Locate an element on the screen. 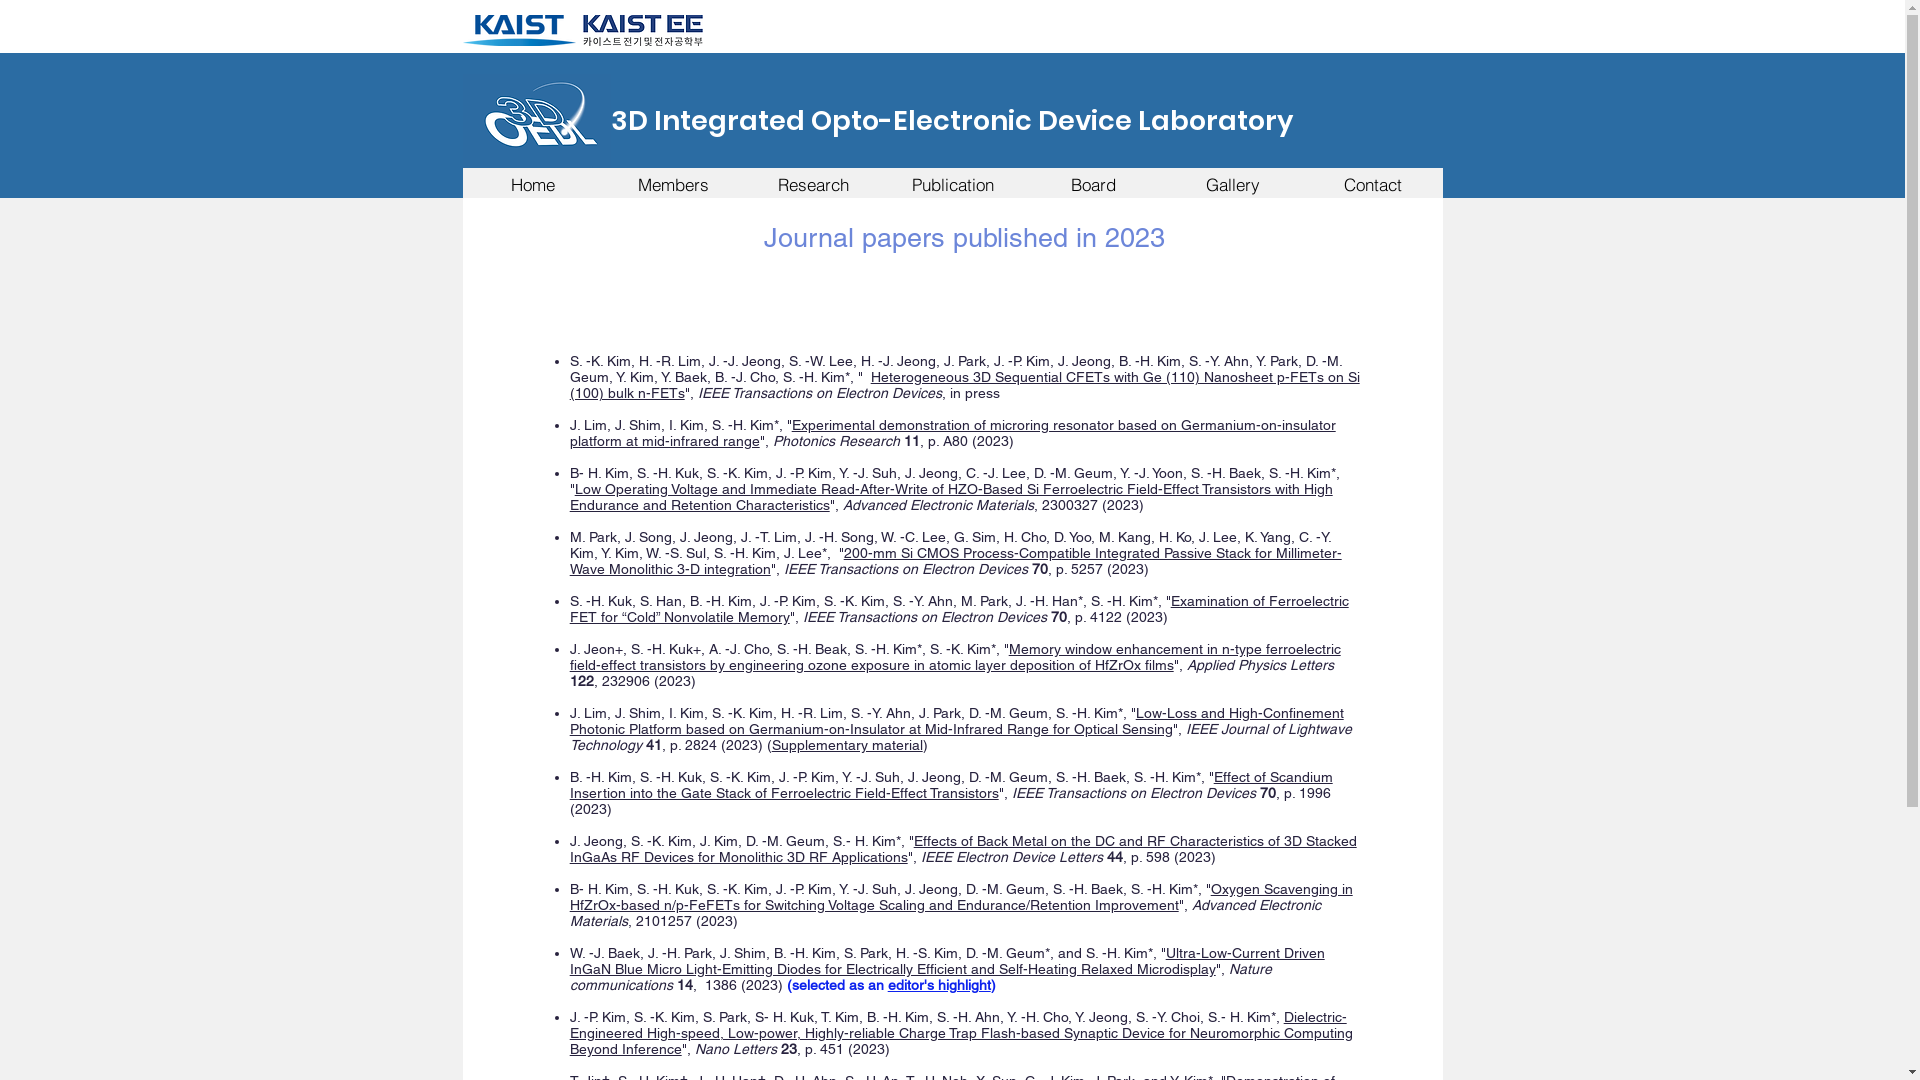  'Contact' is located at coordinates (1371, 184).